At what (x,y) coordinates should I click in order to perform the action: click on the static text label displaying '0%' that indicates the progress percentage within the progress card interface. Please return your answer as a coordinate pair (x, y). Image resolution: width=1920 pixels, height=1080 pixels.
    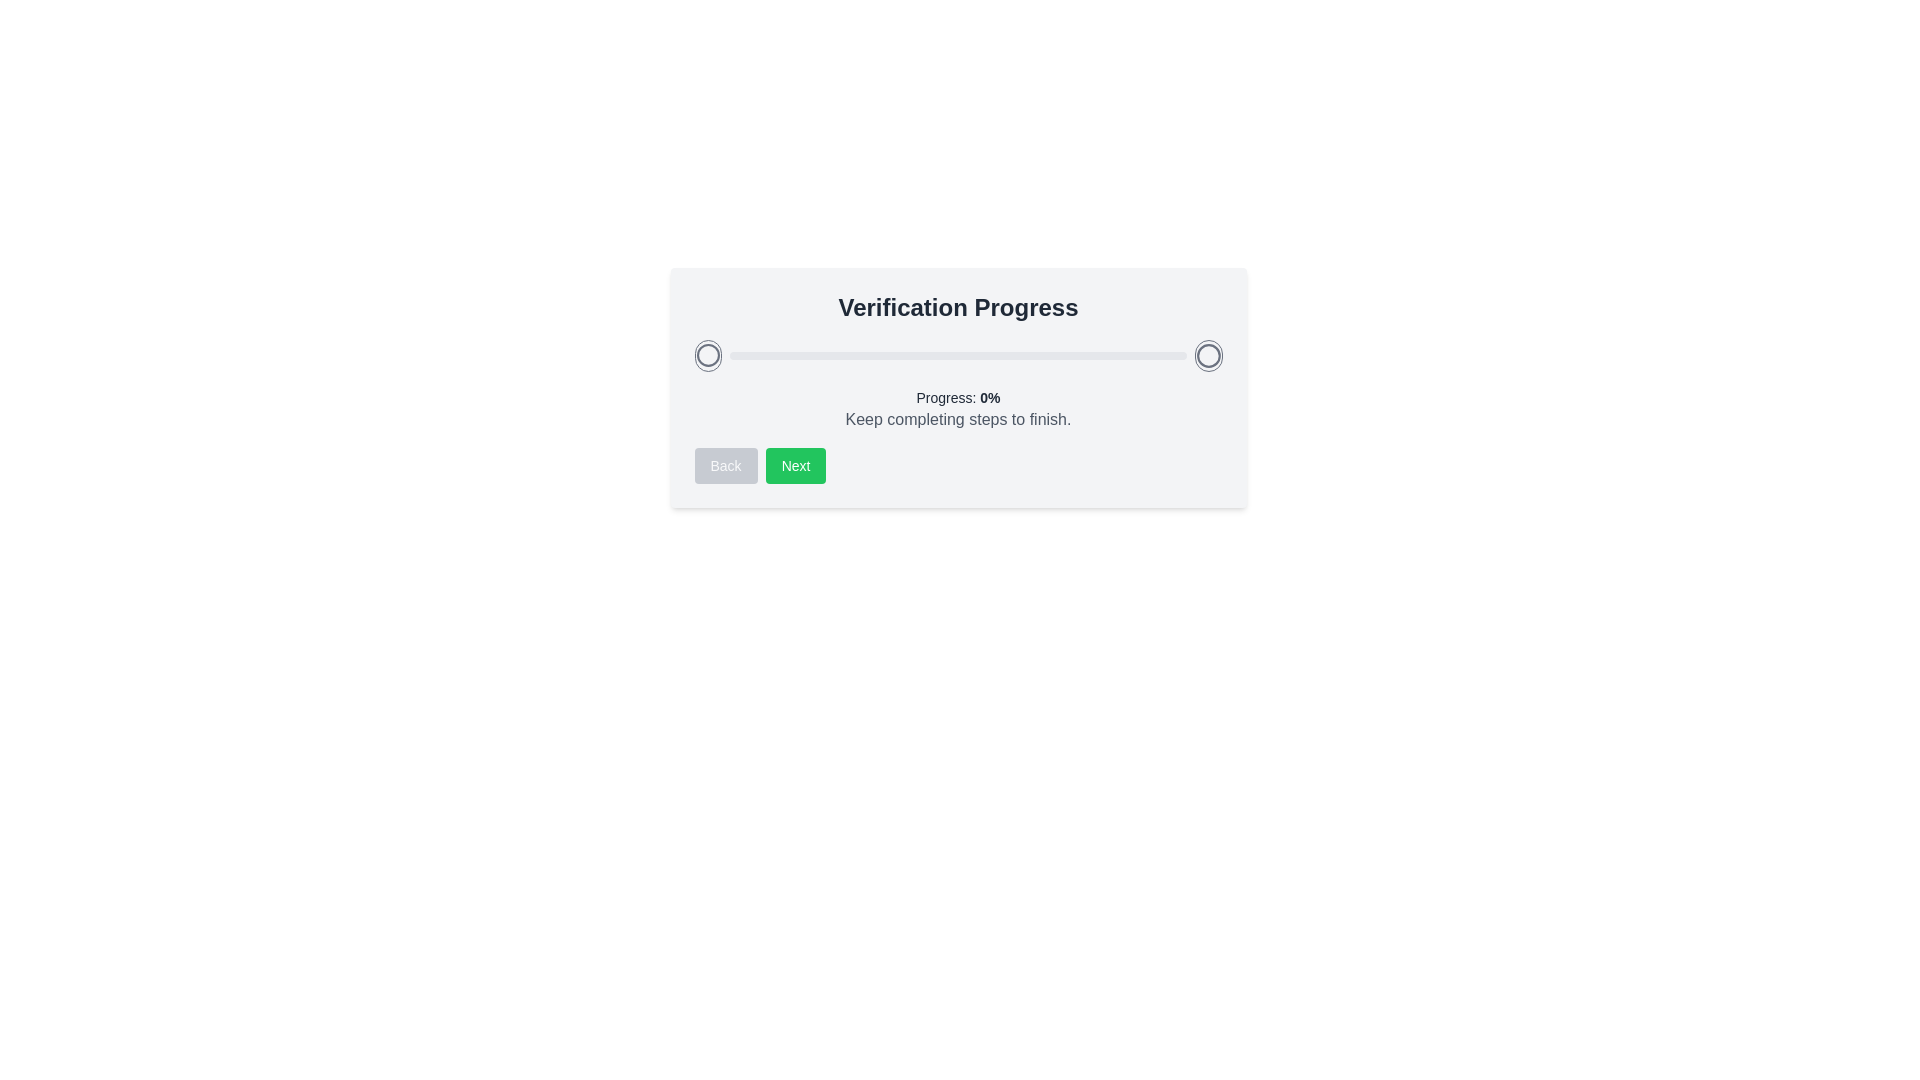
    Looking at the image, I should click on (990, 397).